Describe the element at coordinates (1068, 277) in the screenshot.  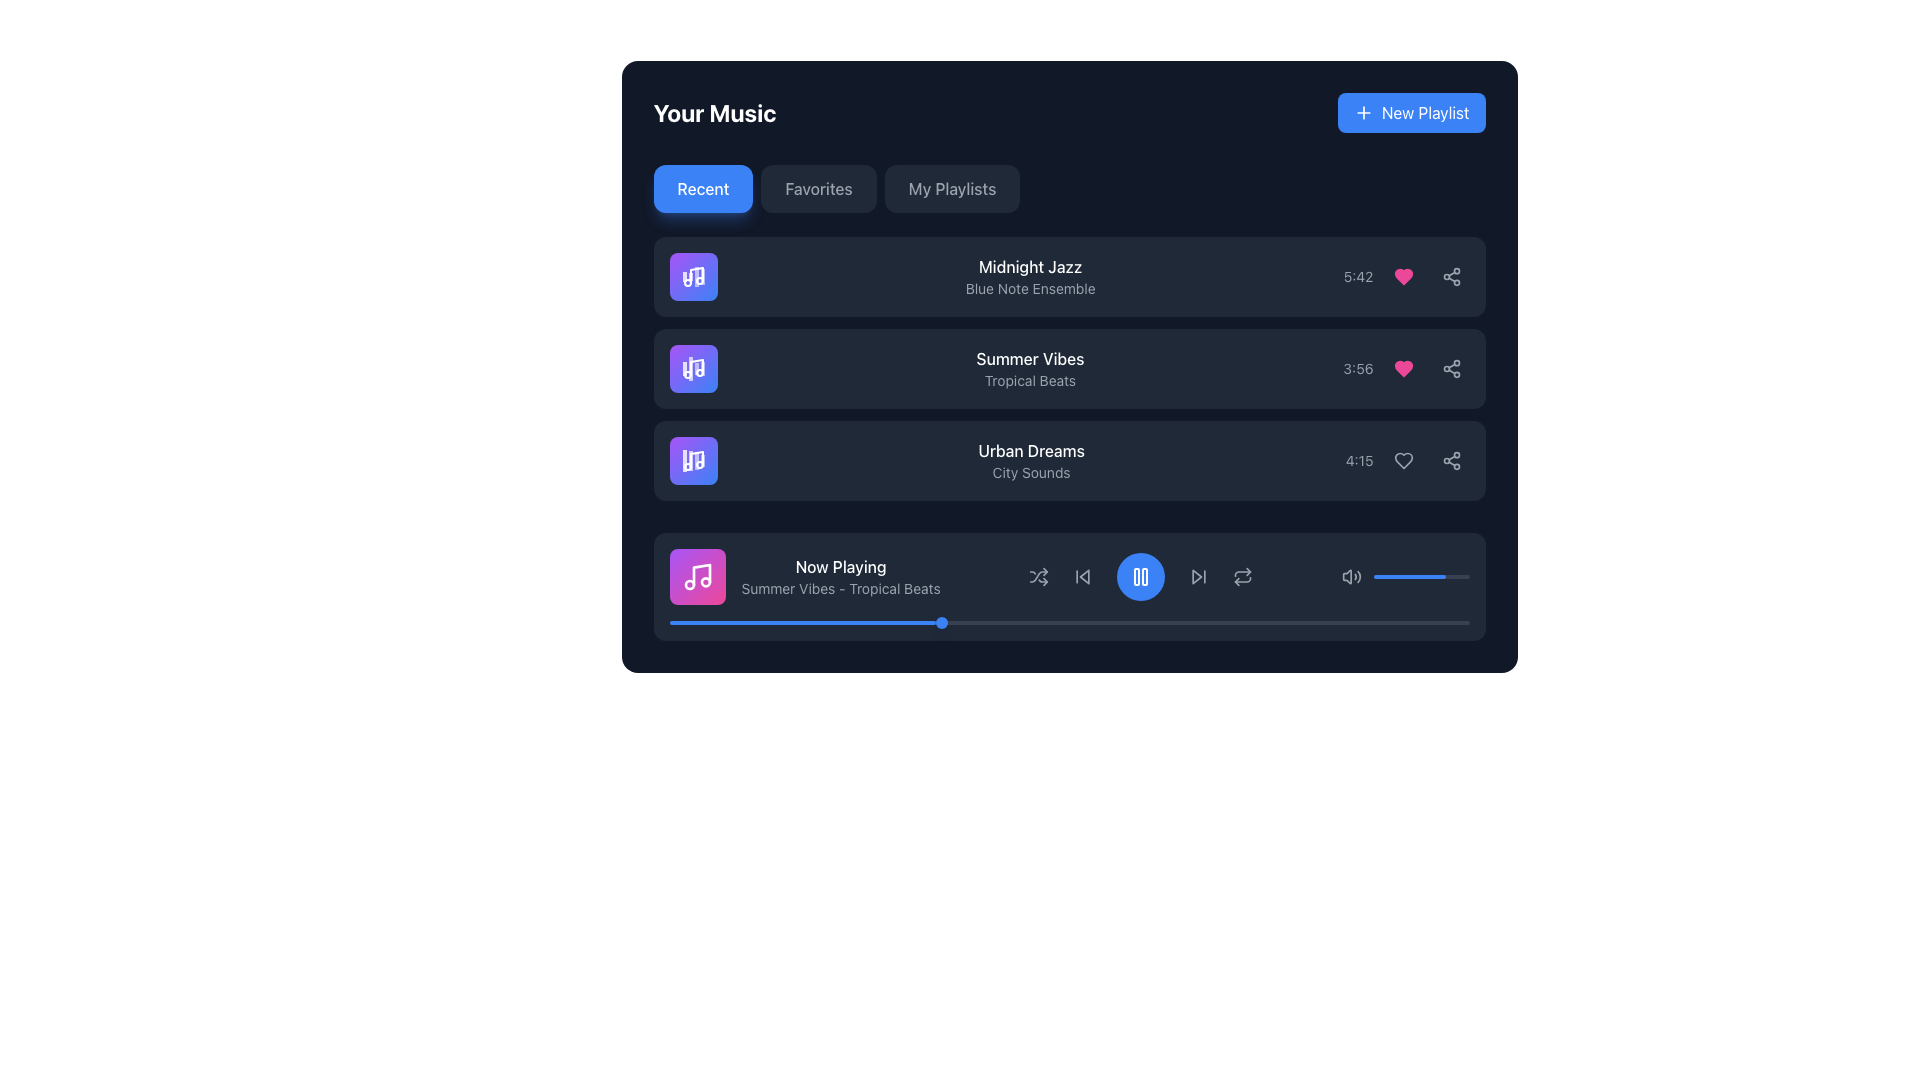
I see `the first list item labeled 'Midnight Jazz'` at that location.